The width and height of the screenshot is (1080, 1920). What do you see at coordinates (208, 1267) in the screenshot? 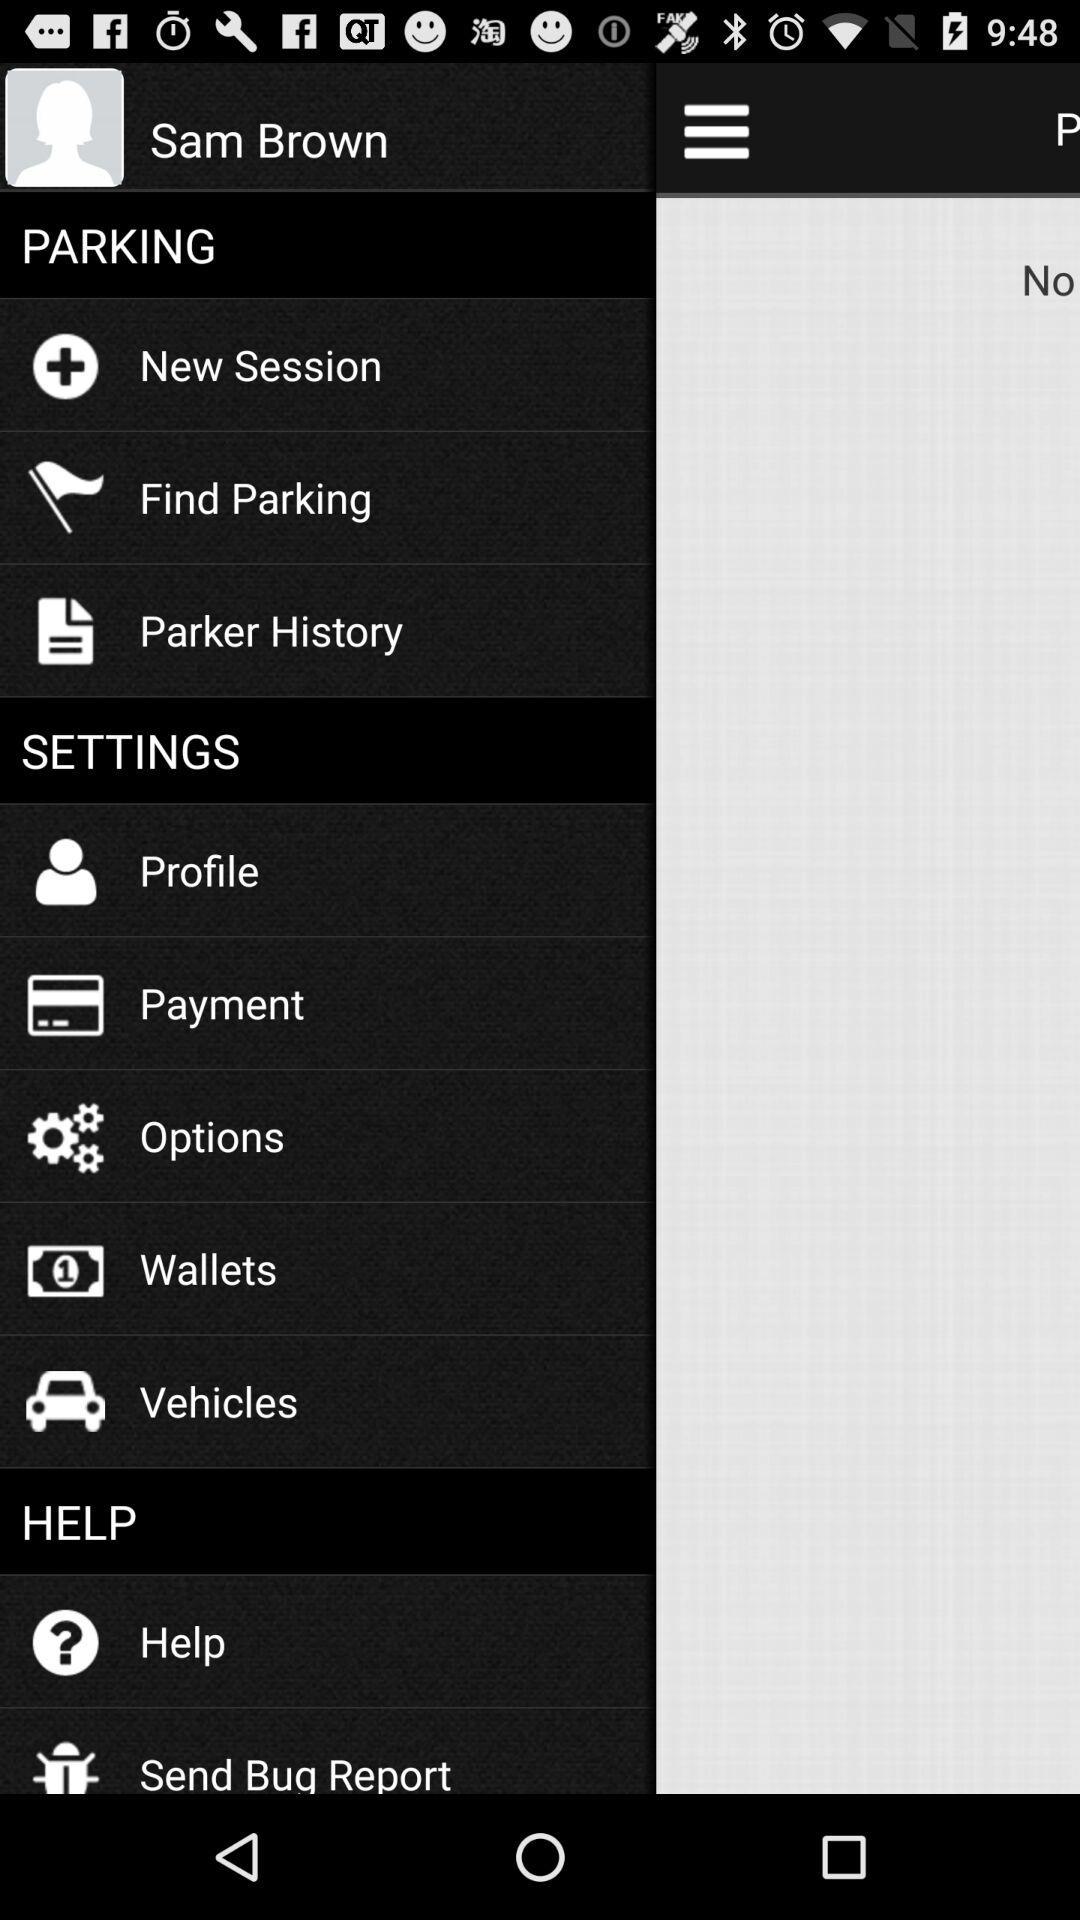
I see `the wallets` at bounding box center [208, 1267].